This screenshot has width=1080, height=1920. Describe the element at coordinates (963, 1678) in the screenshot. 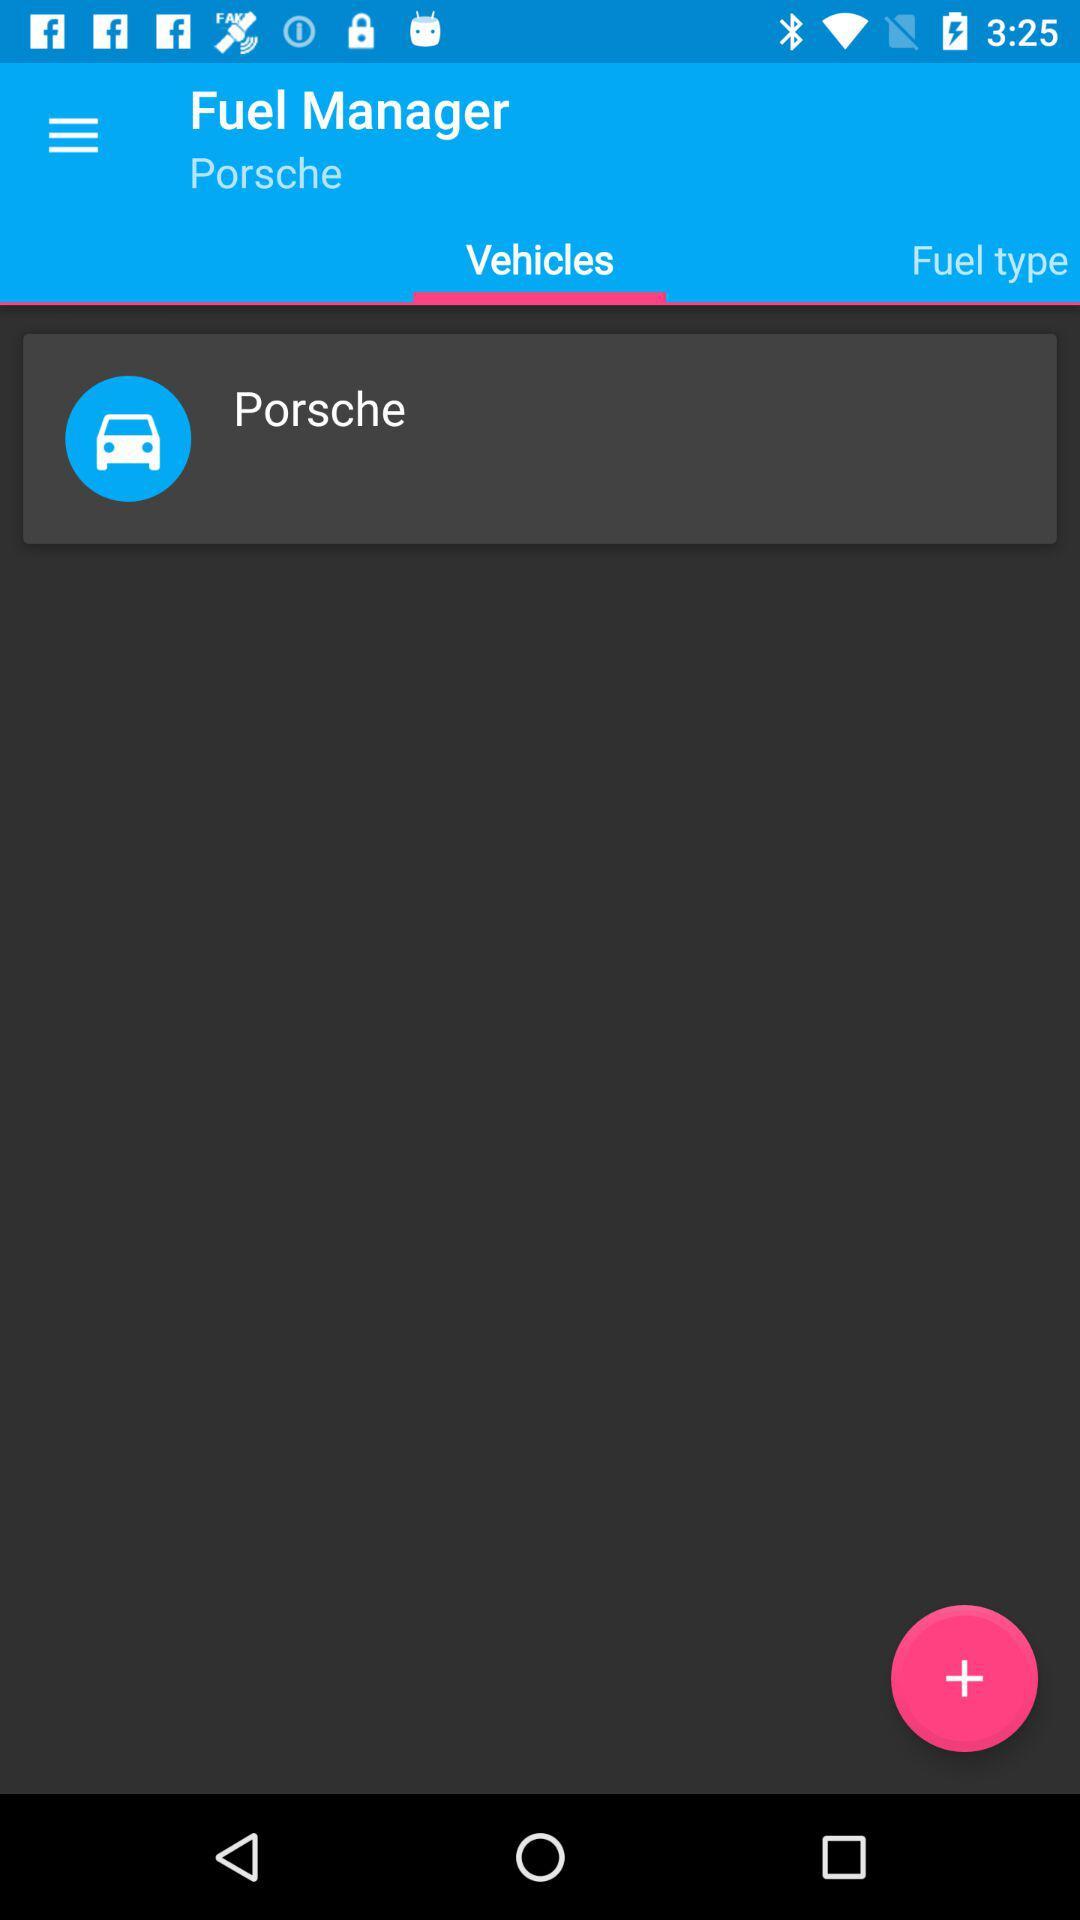

I see `the item below the porsche item` at that location.